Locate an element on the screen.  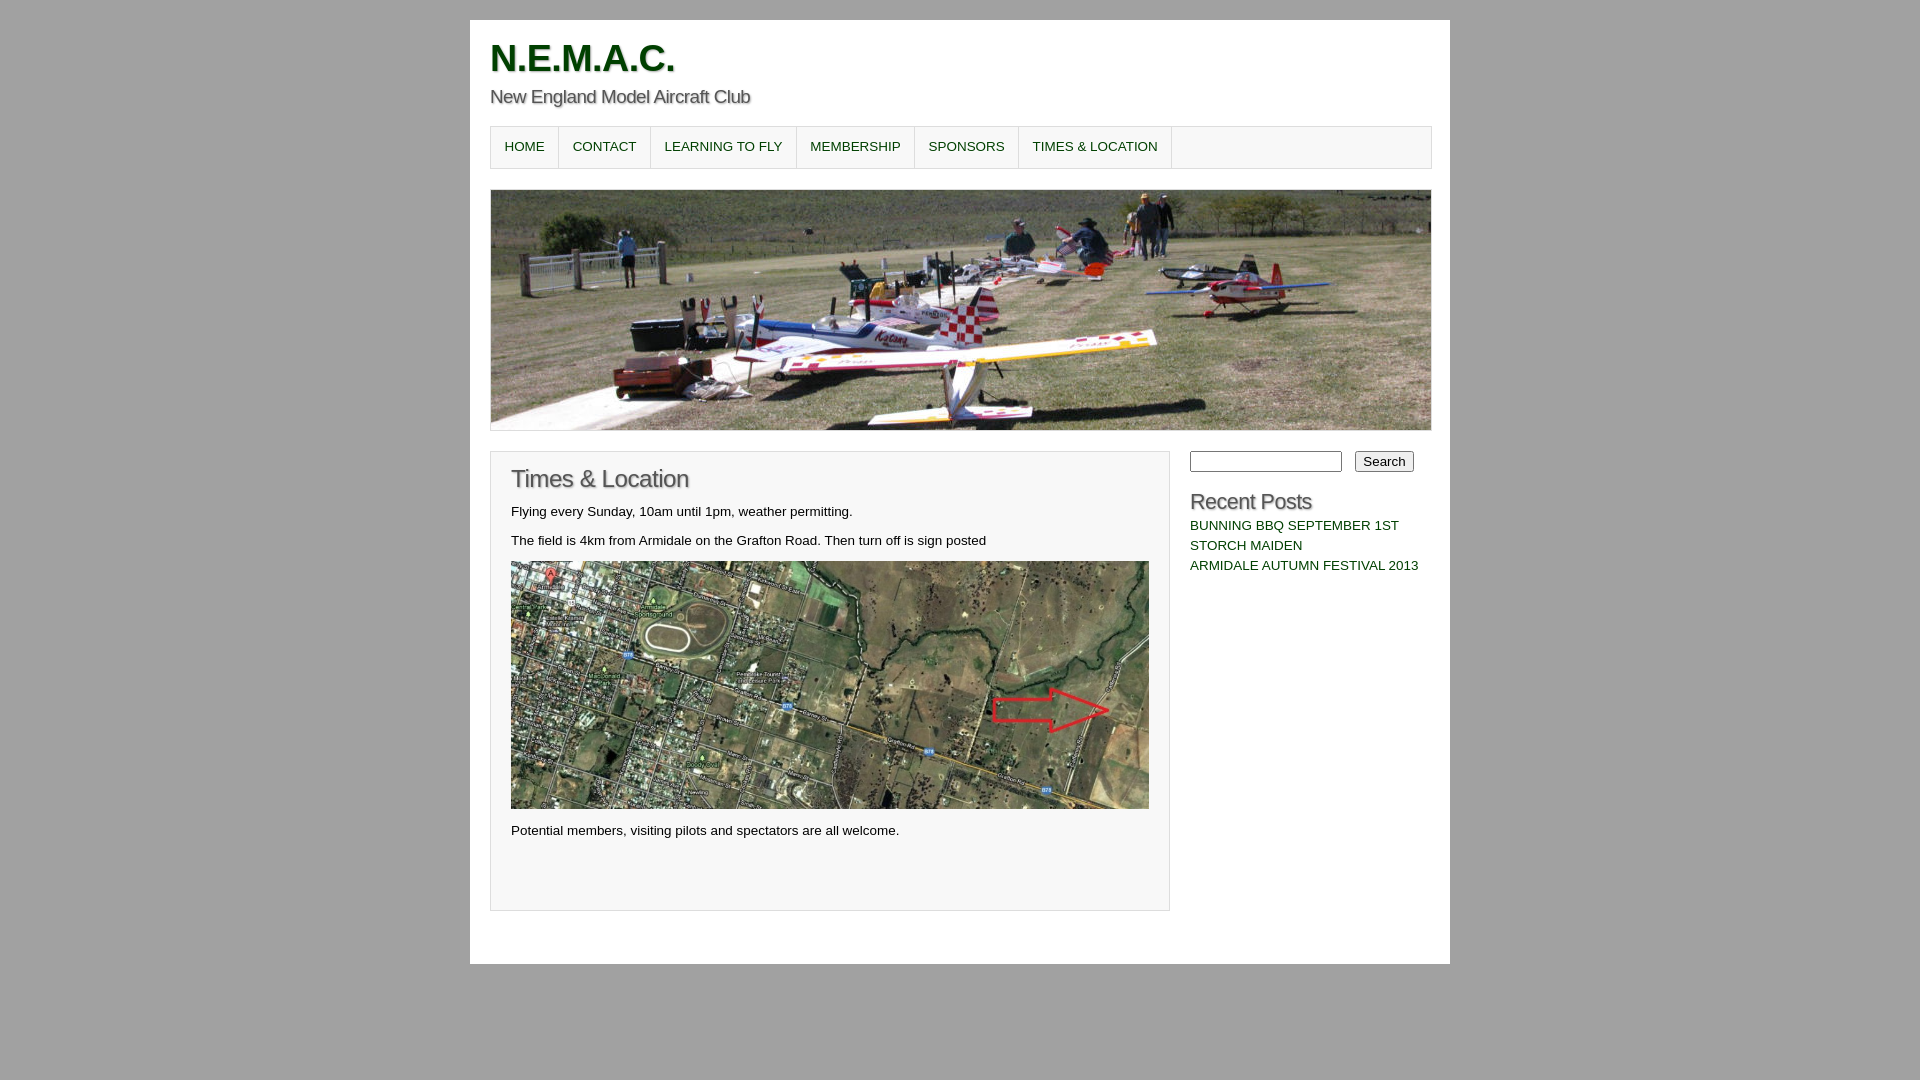
'TIMES & LOCATION' is located at coordinates (1093, 145).